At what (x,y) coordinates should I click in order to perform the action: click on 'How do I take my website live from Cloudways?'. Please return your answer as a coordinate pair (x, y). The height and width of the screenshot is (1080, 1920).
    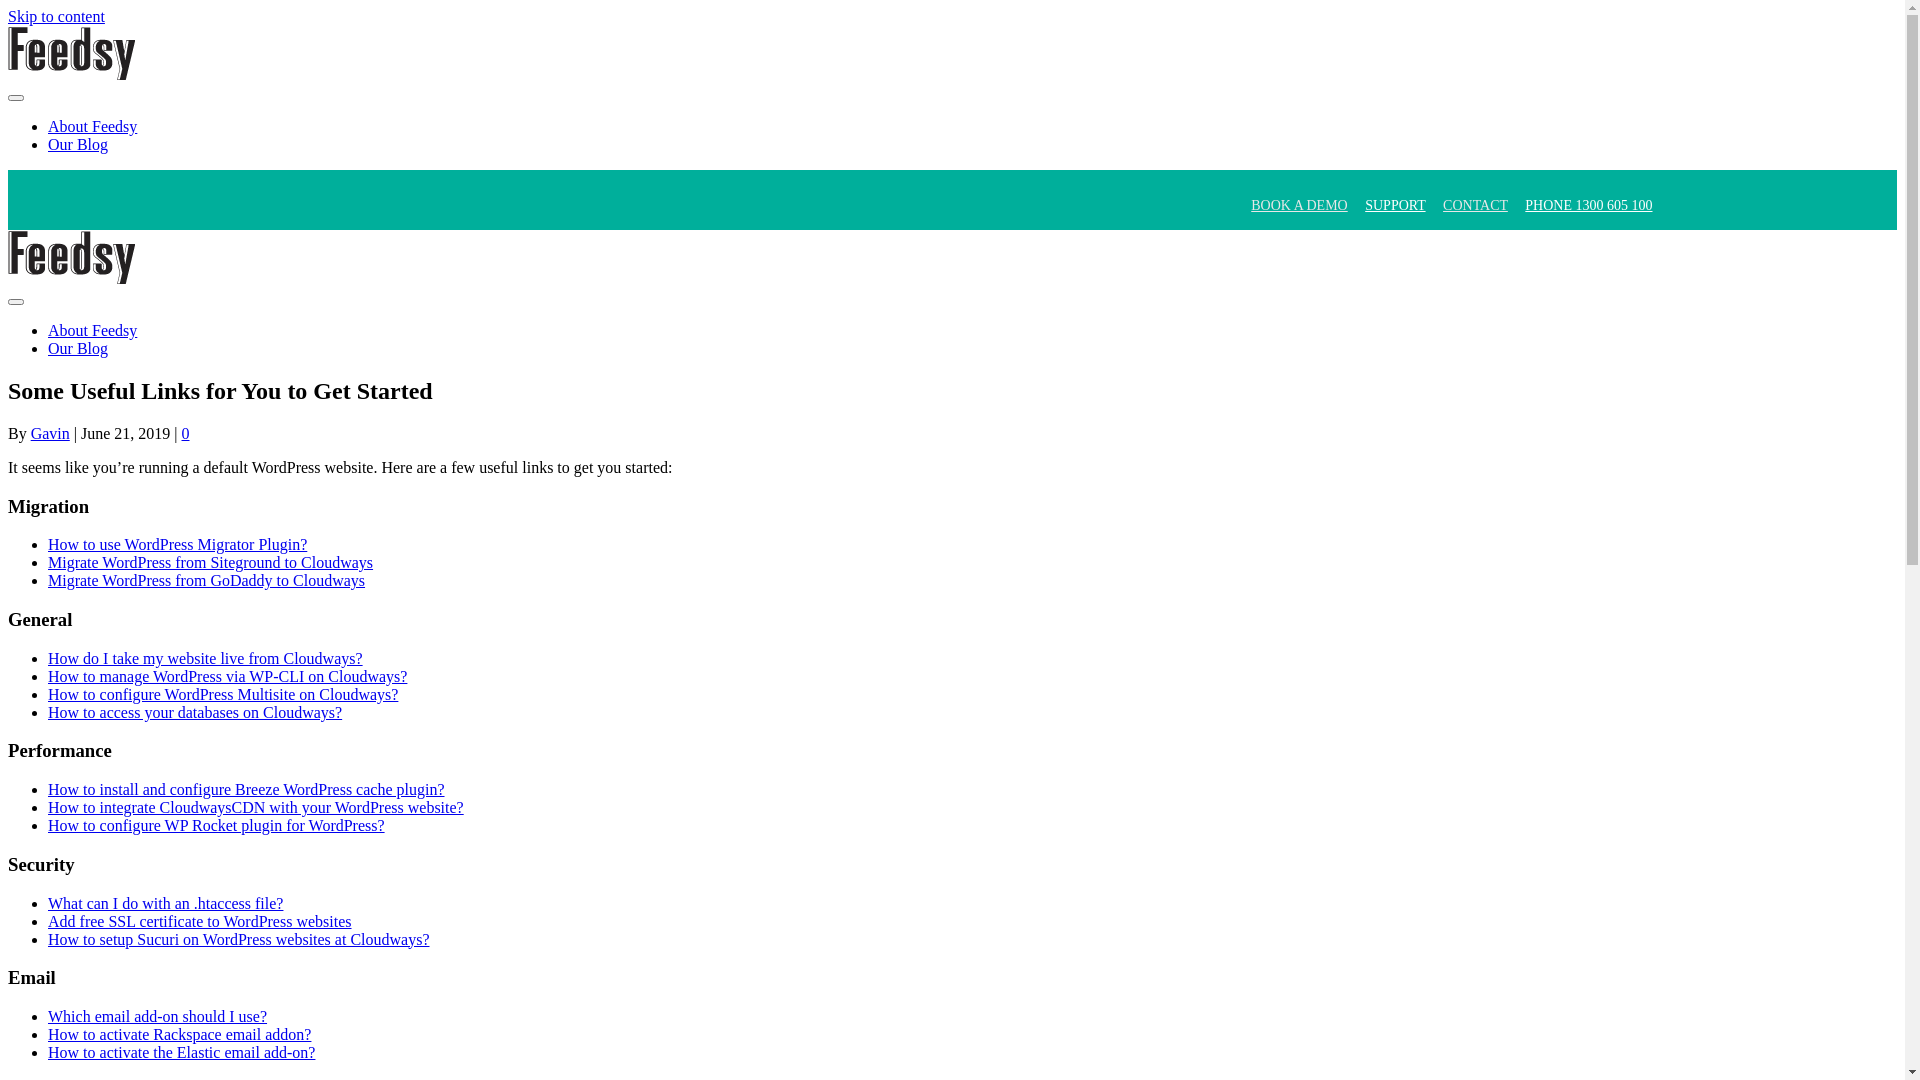
    Looking at the image, I should click on (205, 658).